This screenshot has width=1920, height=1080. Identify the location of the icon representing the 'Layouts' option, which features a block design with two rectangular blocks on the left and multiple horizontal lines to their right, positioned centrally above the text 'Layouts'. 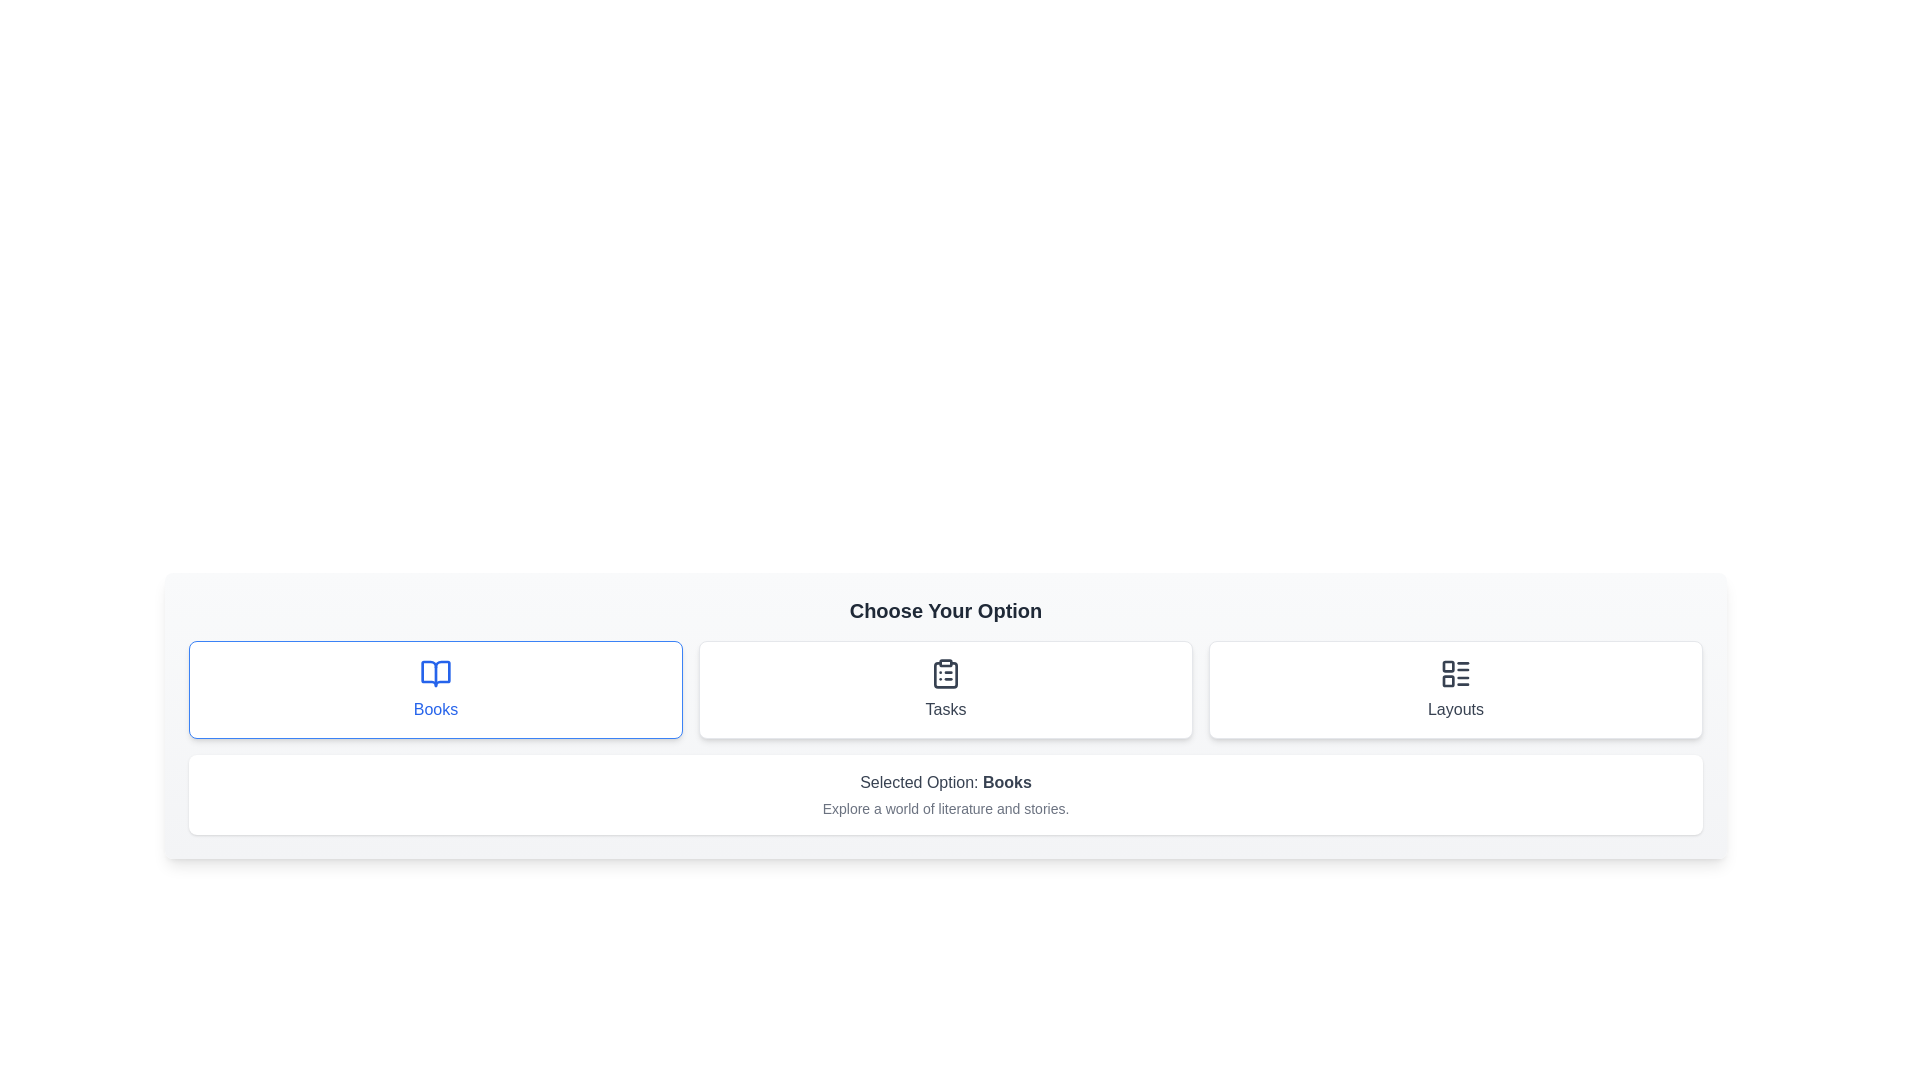
(1455, 674).